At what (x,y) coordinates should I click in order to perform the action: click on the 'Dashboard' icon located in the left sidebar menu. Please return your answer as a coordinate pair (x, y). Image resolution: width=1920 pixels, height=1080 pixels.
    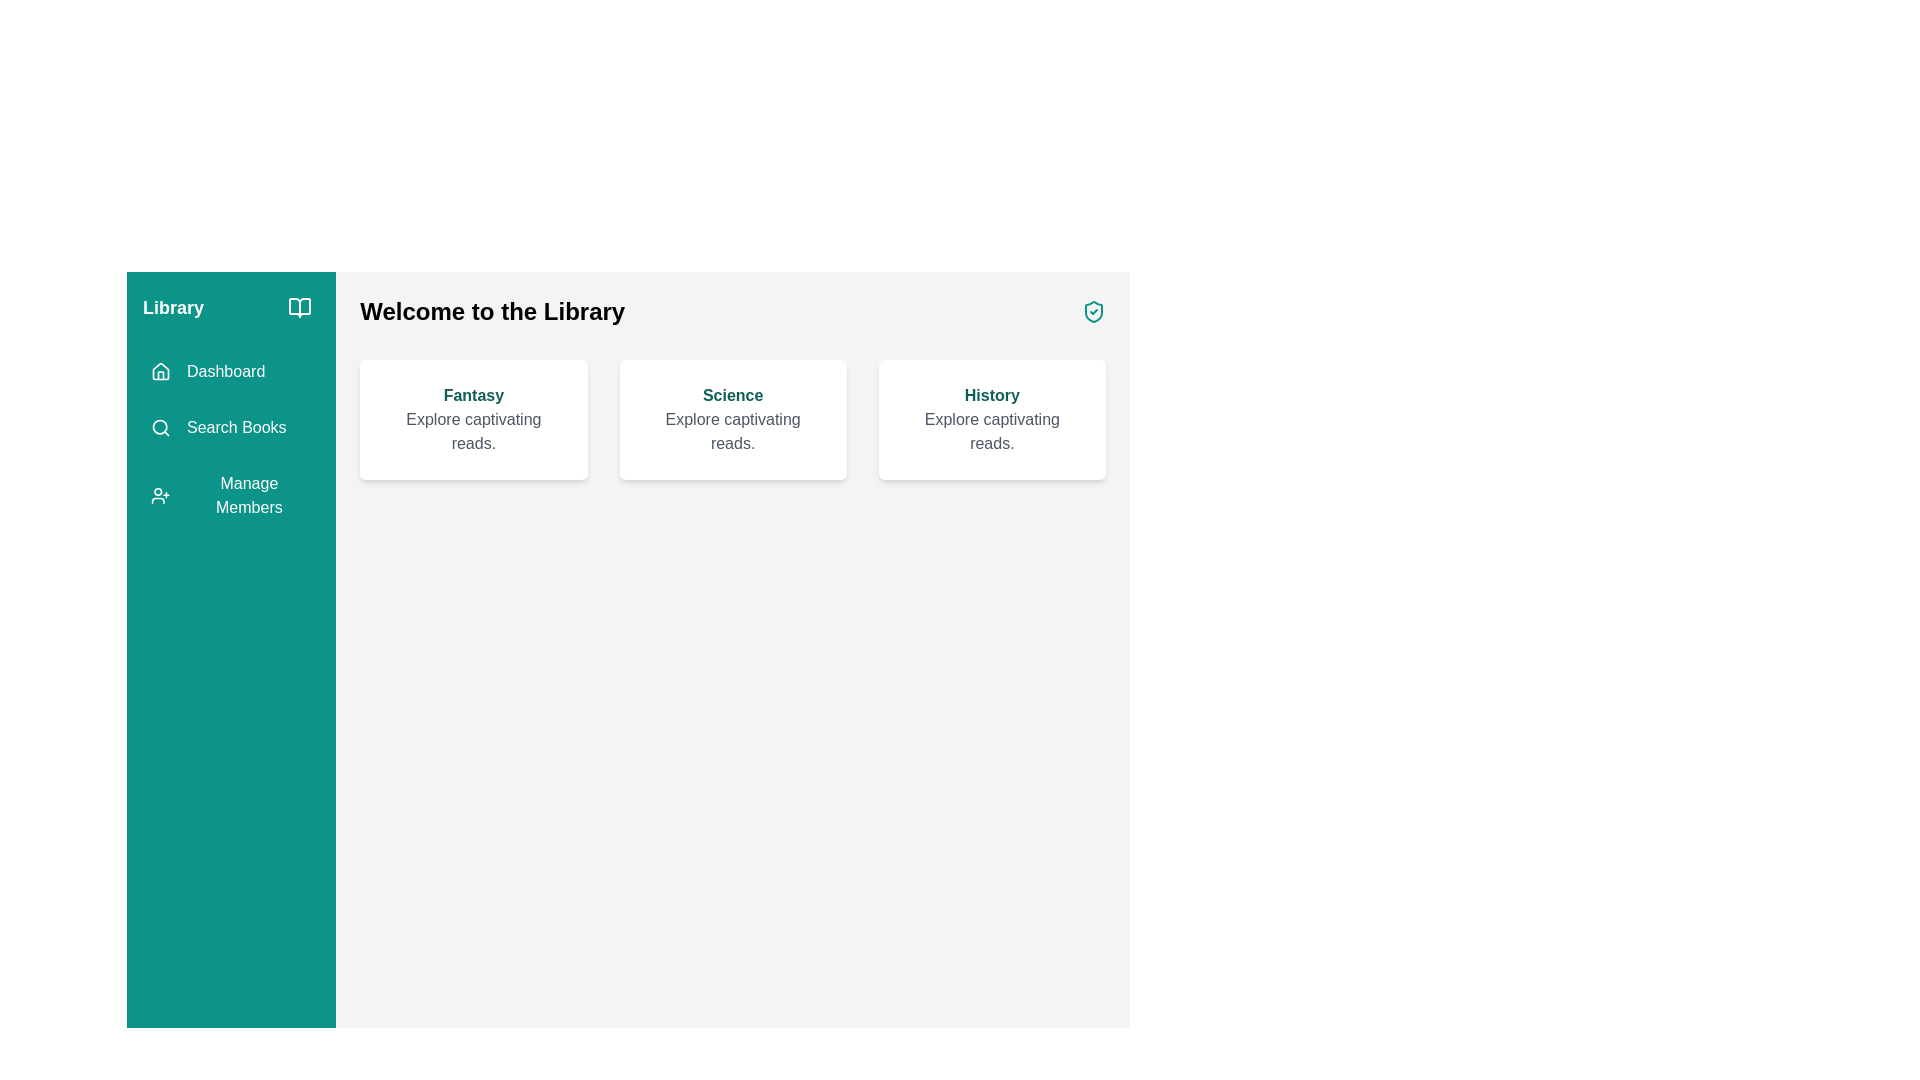
    Looking at the image, I should click on (161, 371).